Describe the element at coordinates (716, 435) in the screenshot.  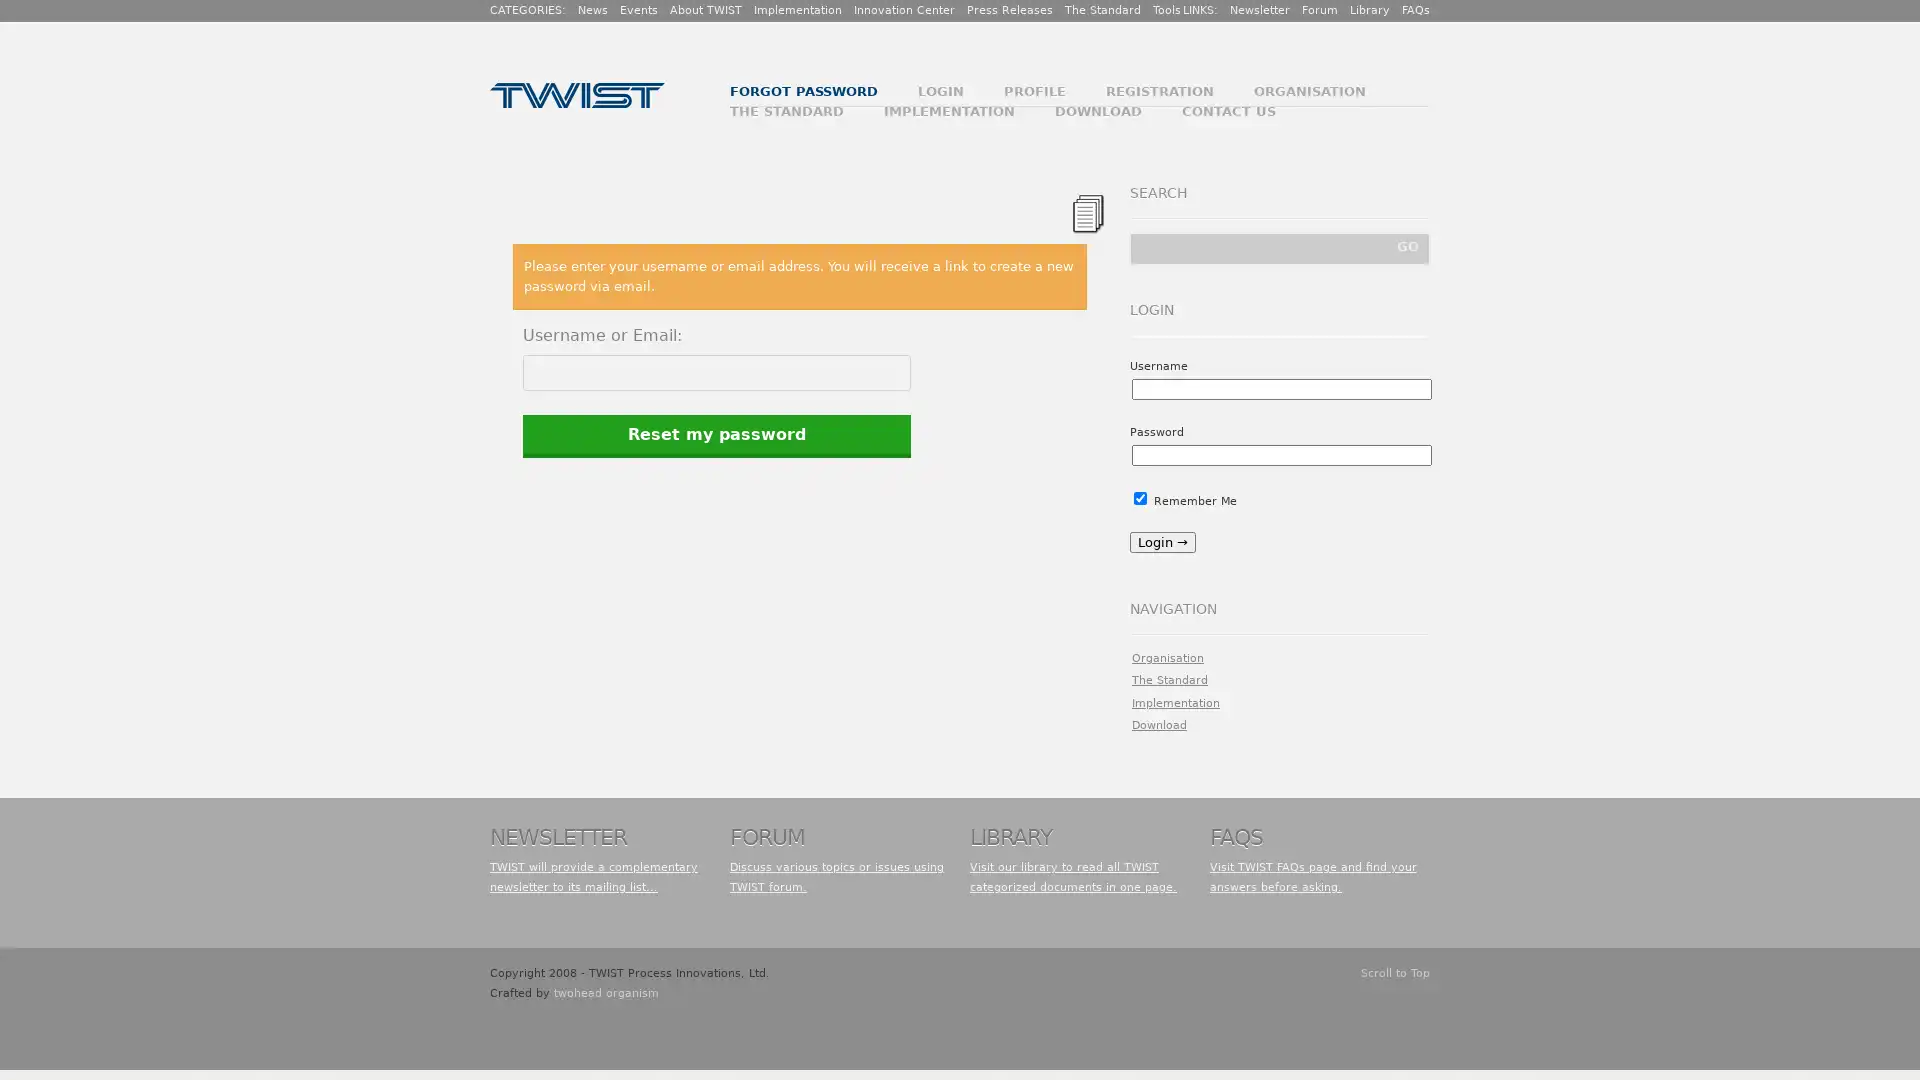
I see `Reset my password` at that location.